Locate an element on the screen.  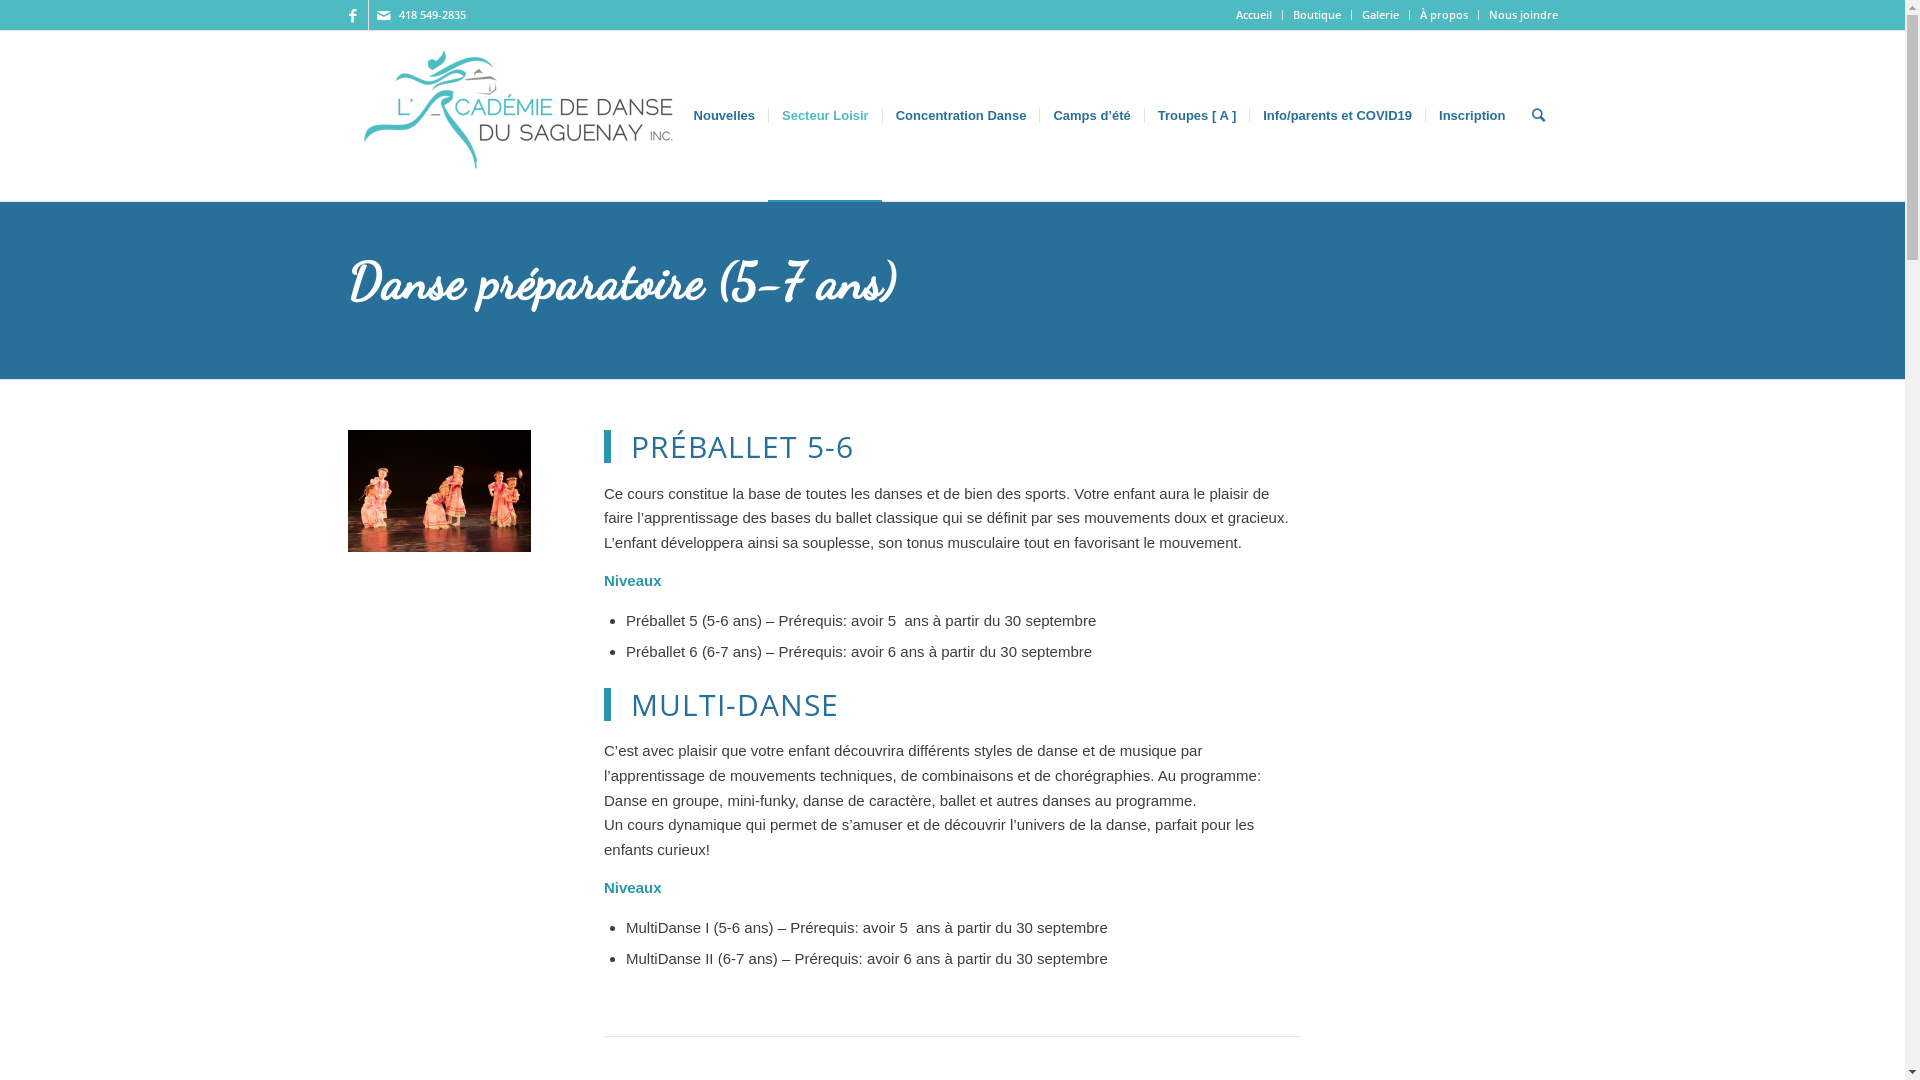
'Inscription' is located at coordinates (1471, 115).